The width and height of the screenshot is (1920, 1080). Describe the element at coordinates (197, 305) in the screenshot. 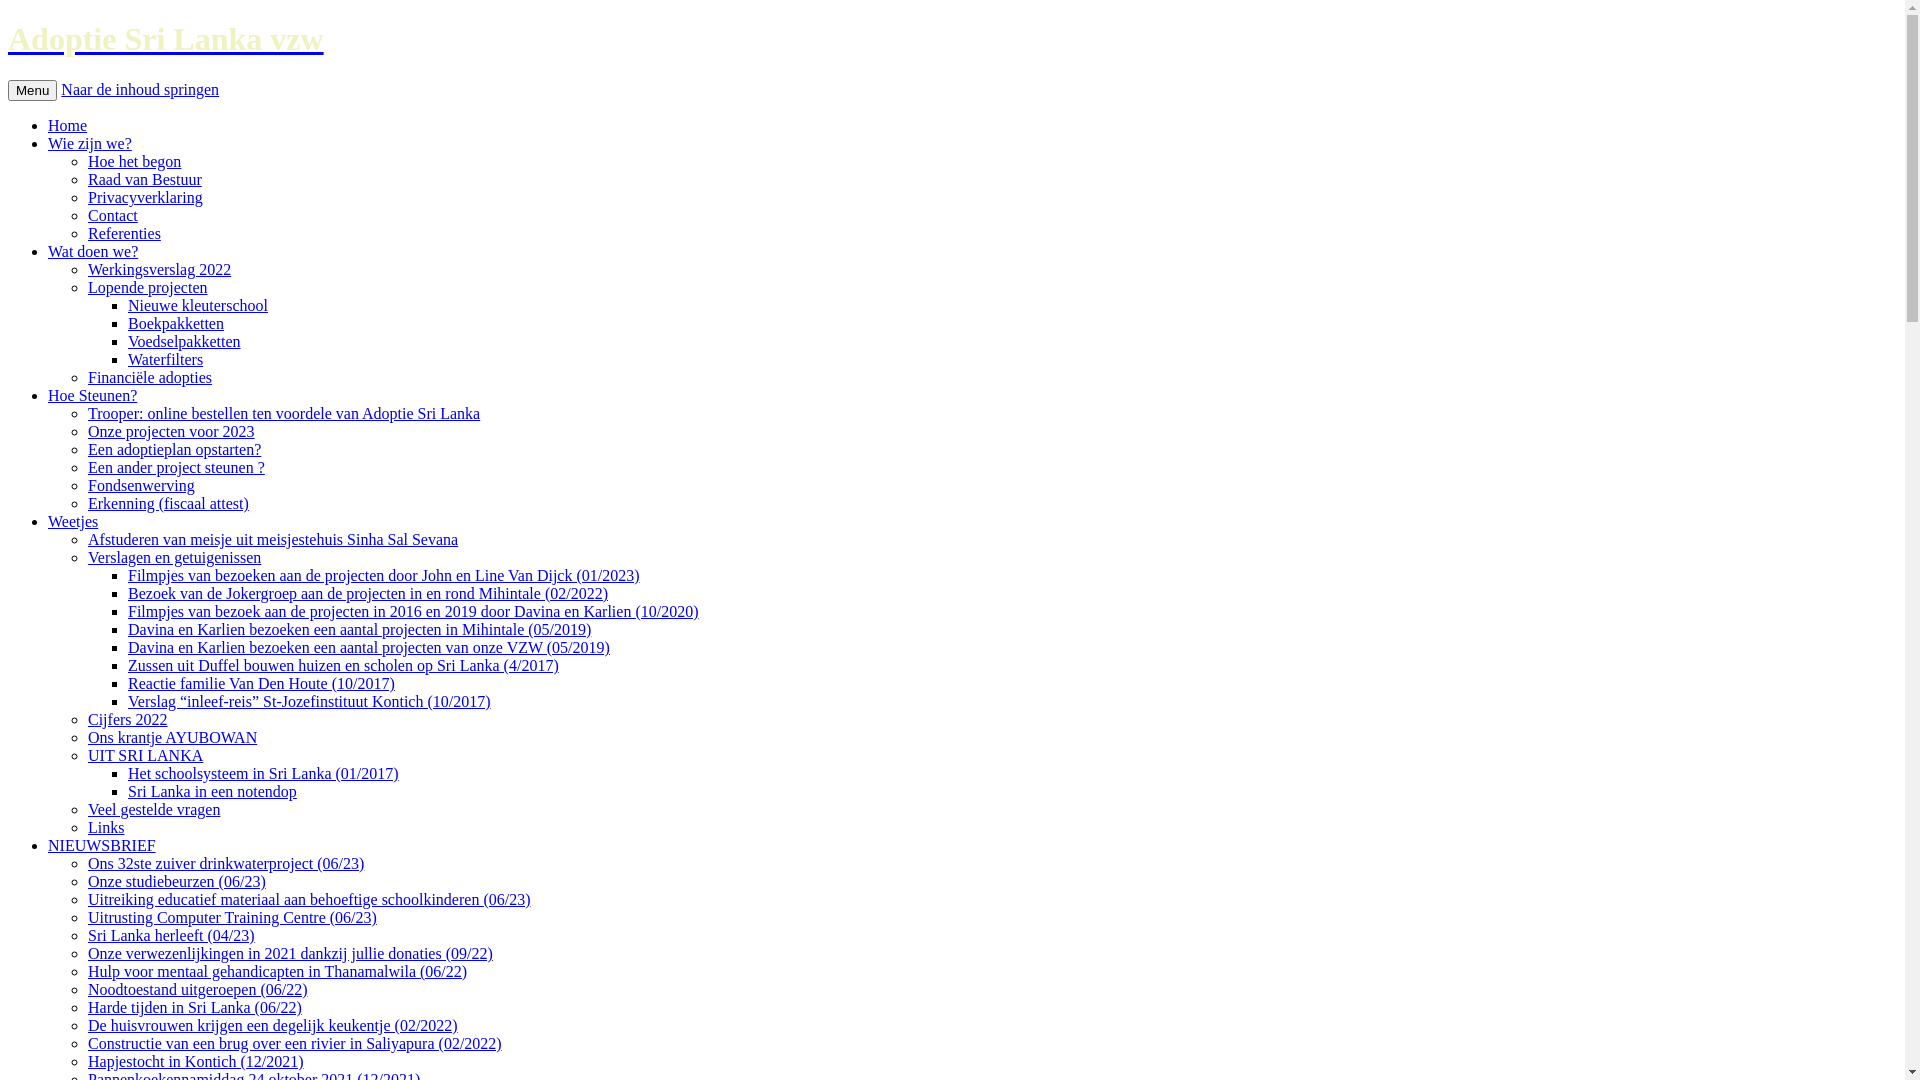

I see `'Nieuwe kleuterschool'` at that location.